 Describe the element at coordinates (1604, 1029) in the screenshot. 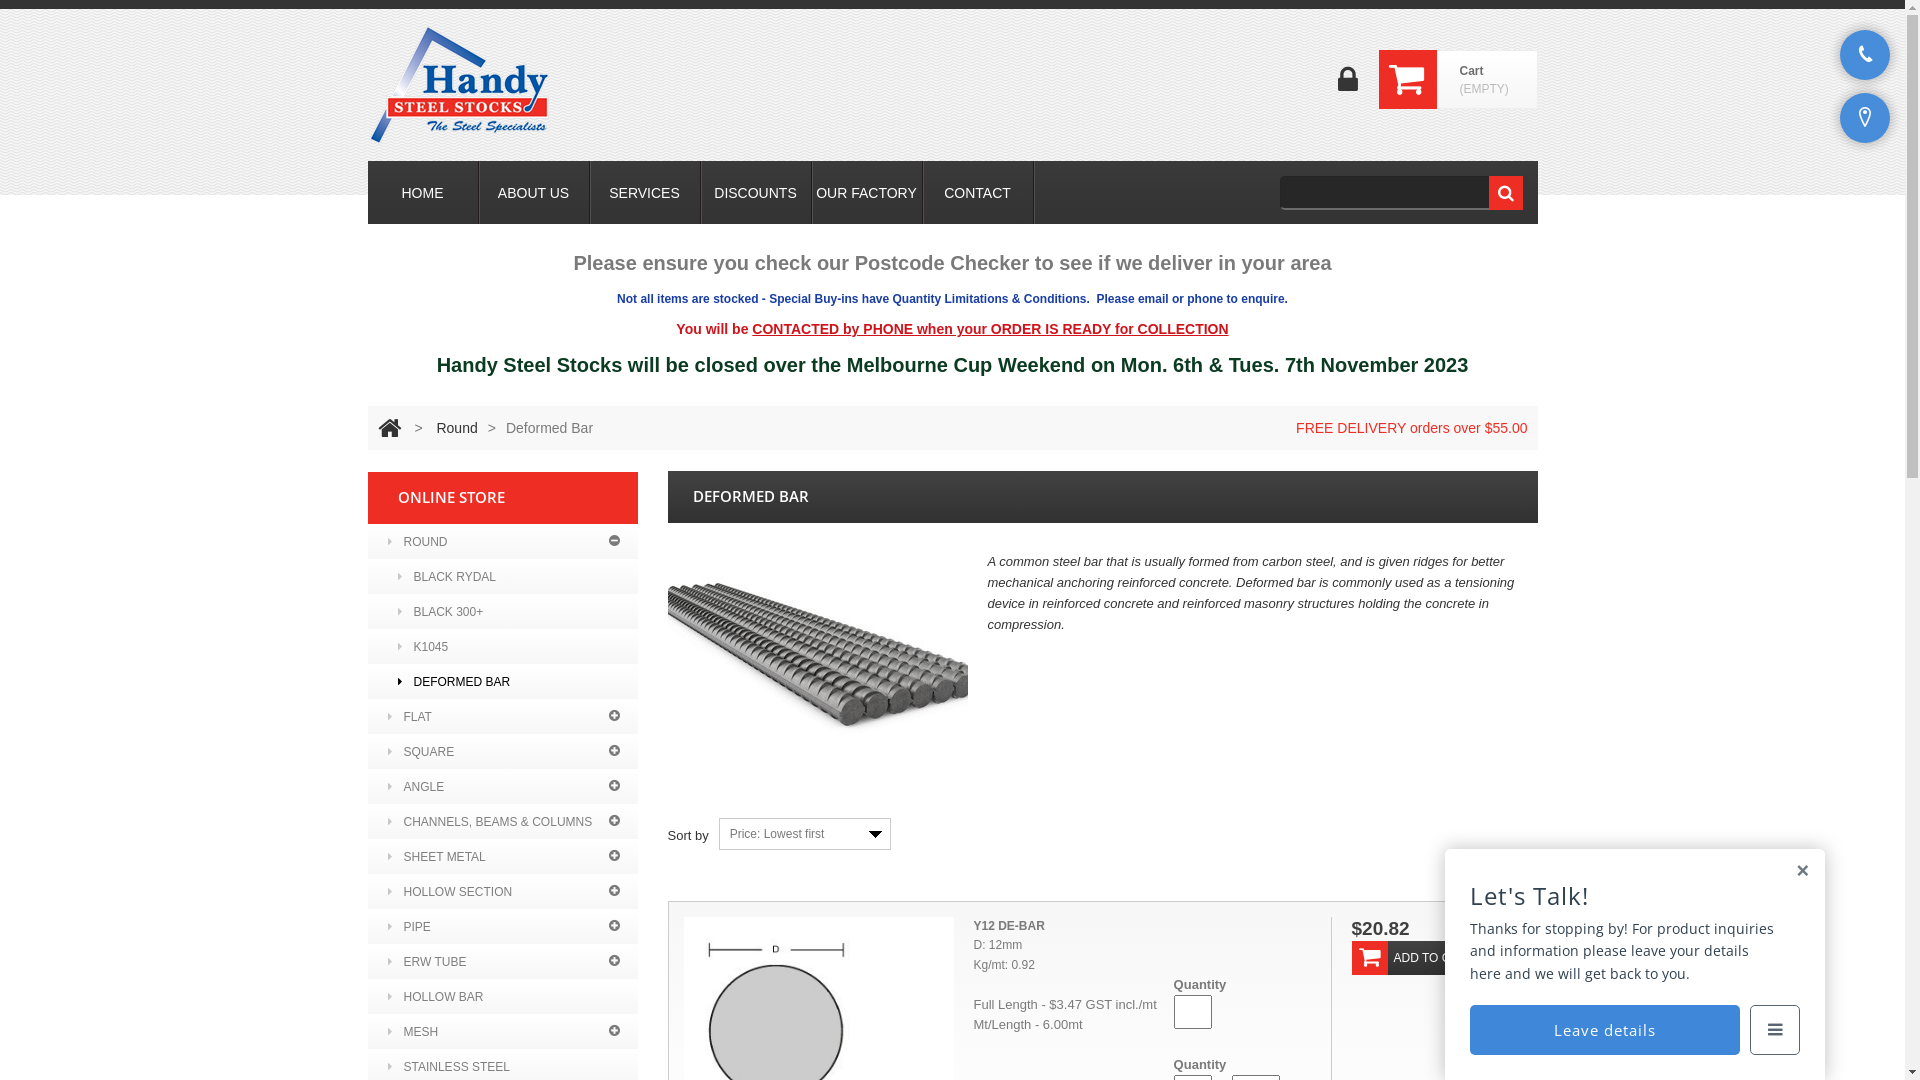

I see `'Leave details'` at that location.